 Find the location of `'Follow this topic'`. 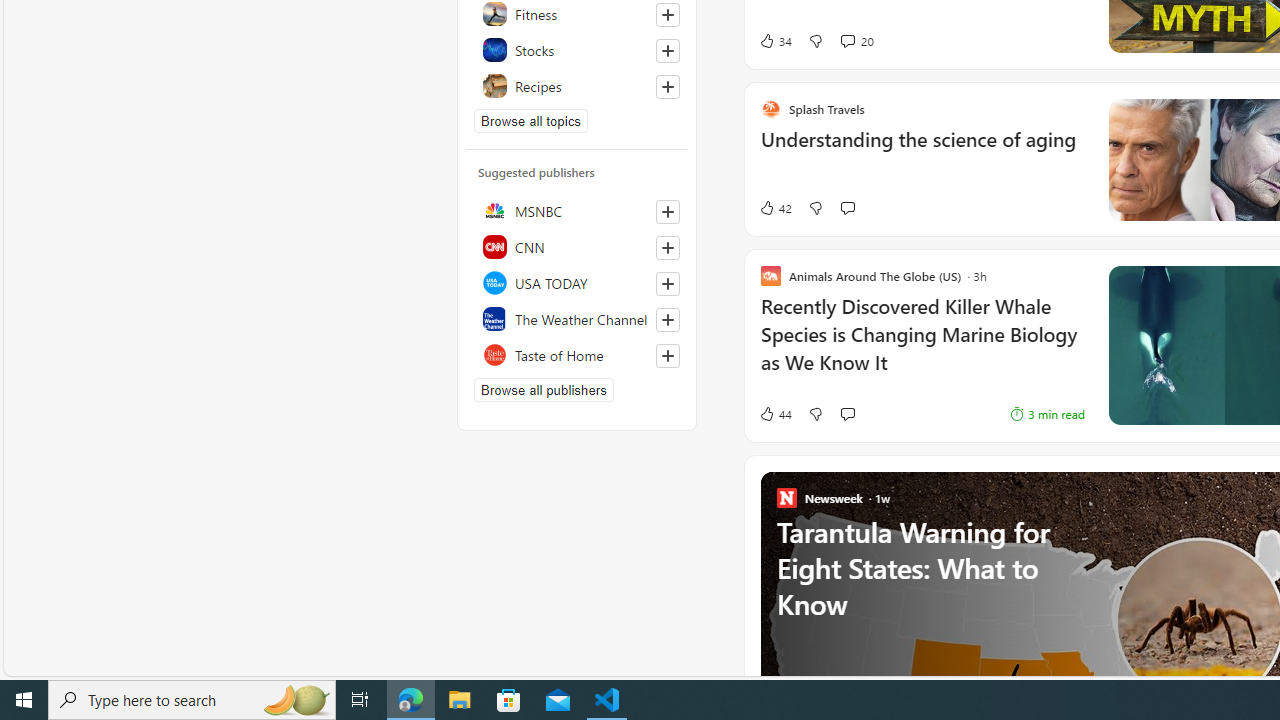

'Follow this topic' is located at coordinates (667, 86).